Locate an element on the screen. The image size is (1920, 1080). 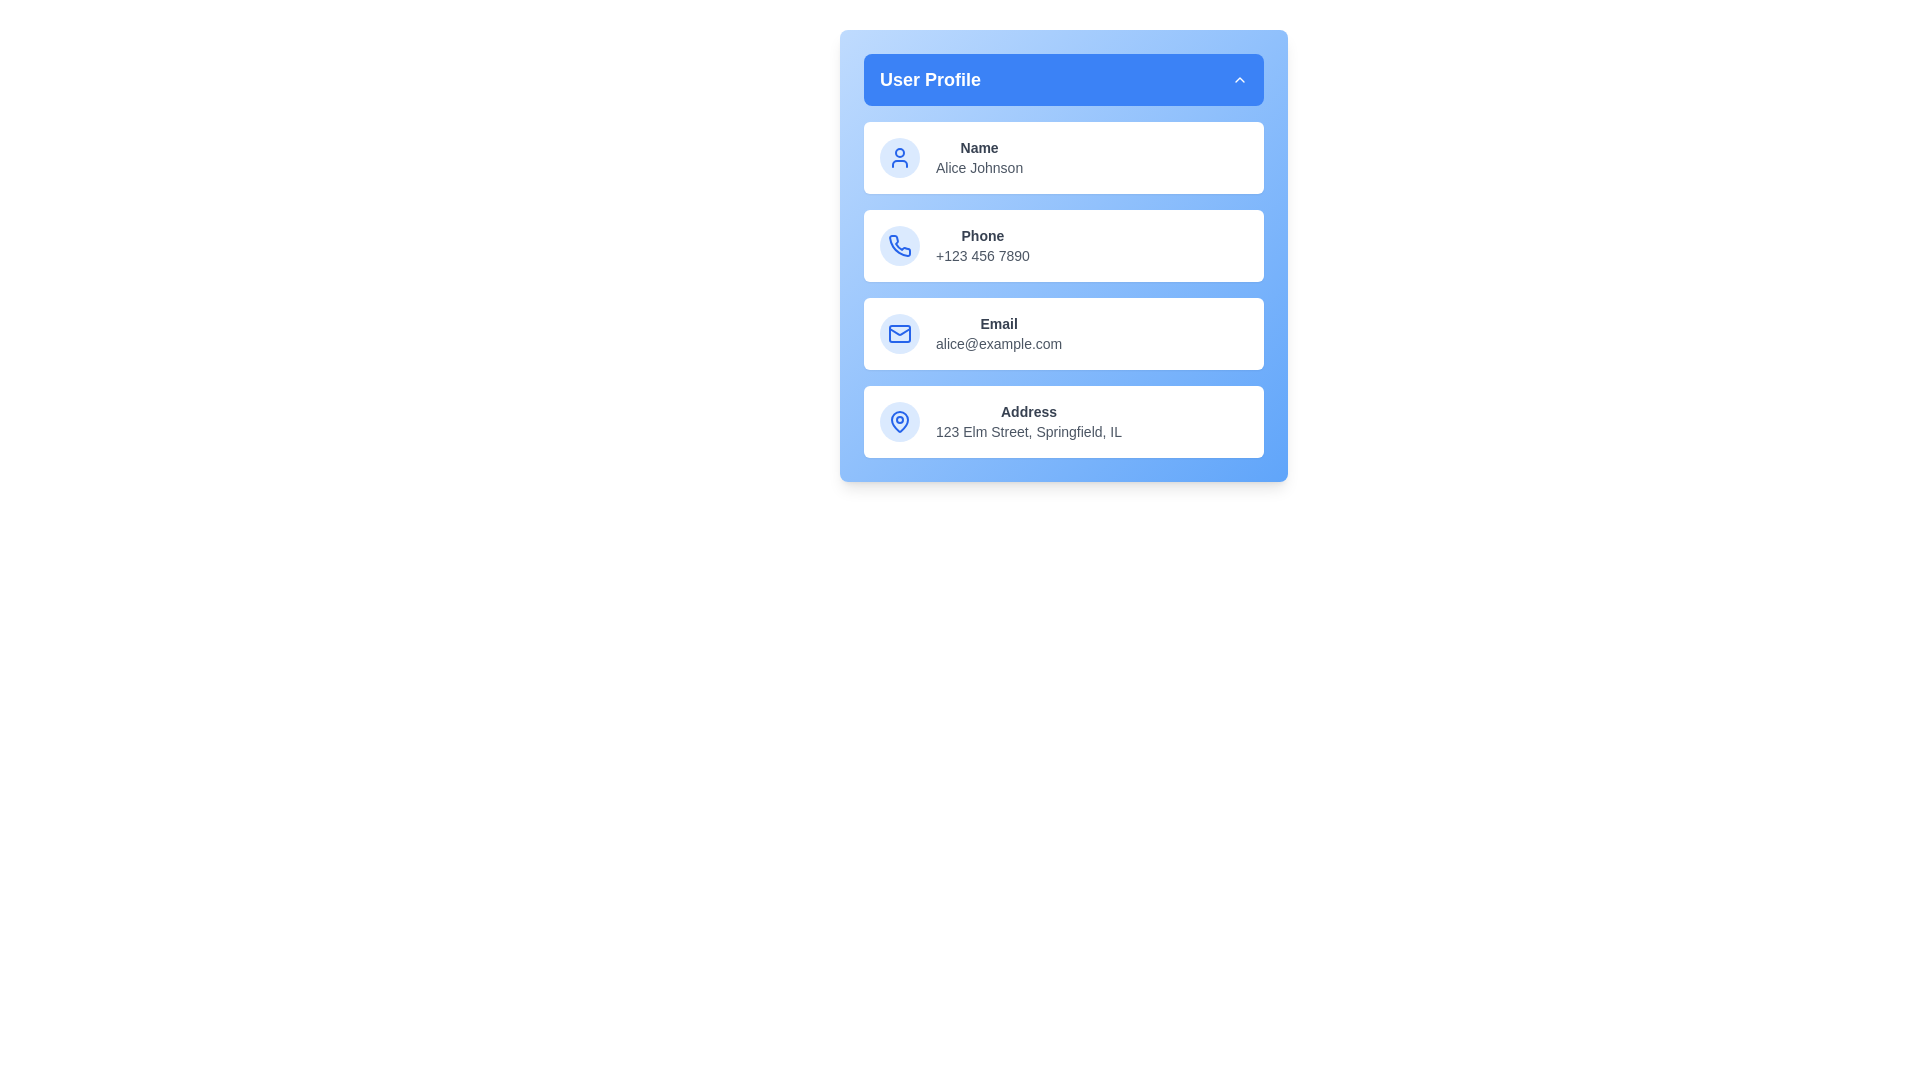
the user identity icon located at the left side of the 'Name' entry in the user profile card is located at coordinates (899, 157).